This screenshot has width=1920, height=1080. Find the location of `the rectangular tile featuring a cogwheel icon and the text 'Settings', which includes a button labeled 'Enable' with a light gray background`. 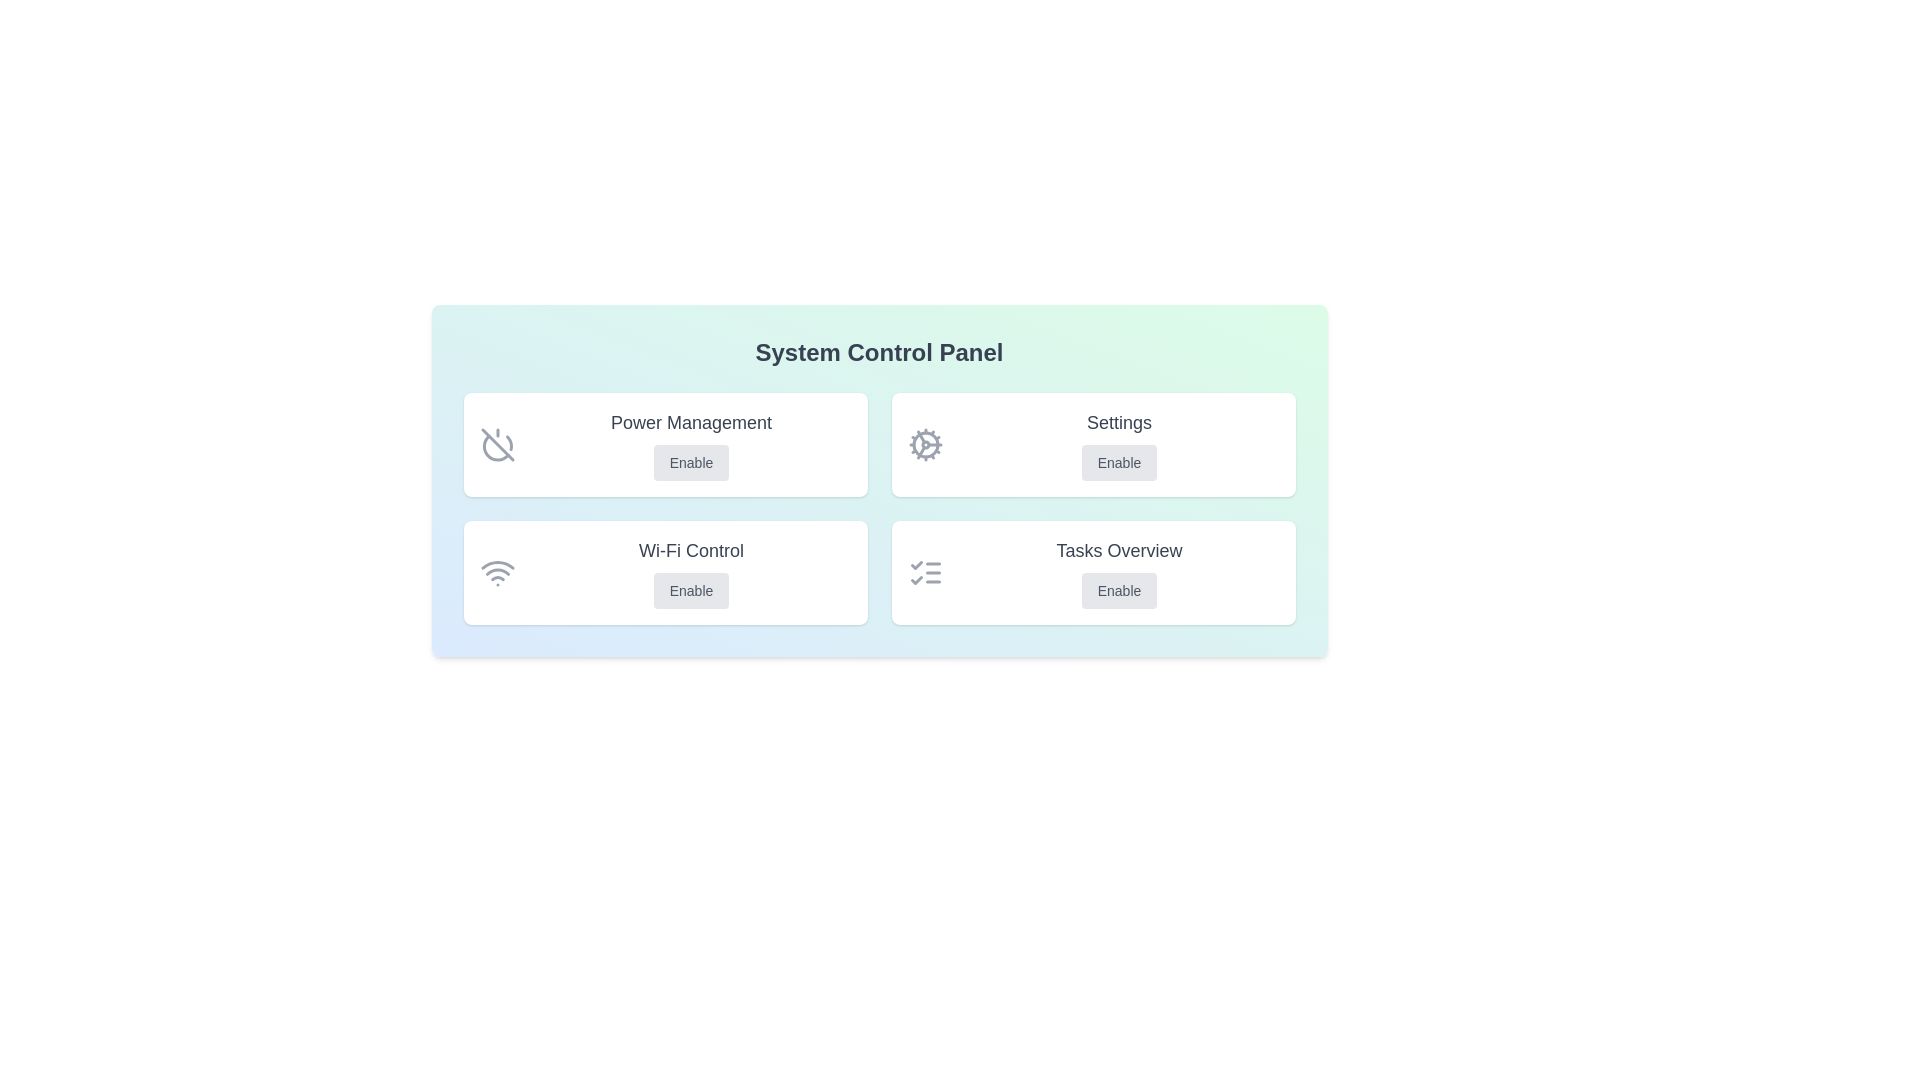

the rectangular tile featuring a cogwheel icon and the text 'Settings', which includes a button labeled 'Enable' with a light gray background is located at coordinates (1092, 443).